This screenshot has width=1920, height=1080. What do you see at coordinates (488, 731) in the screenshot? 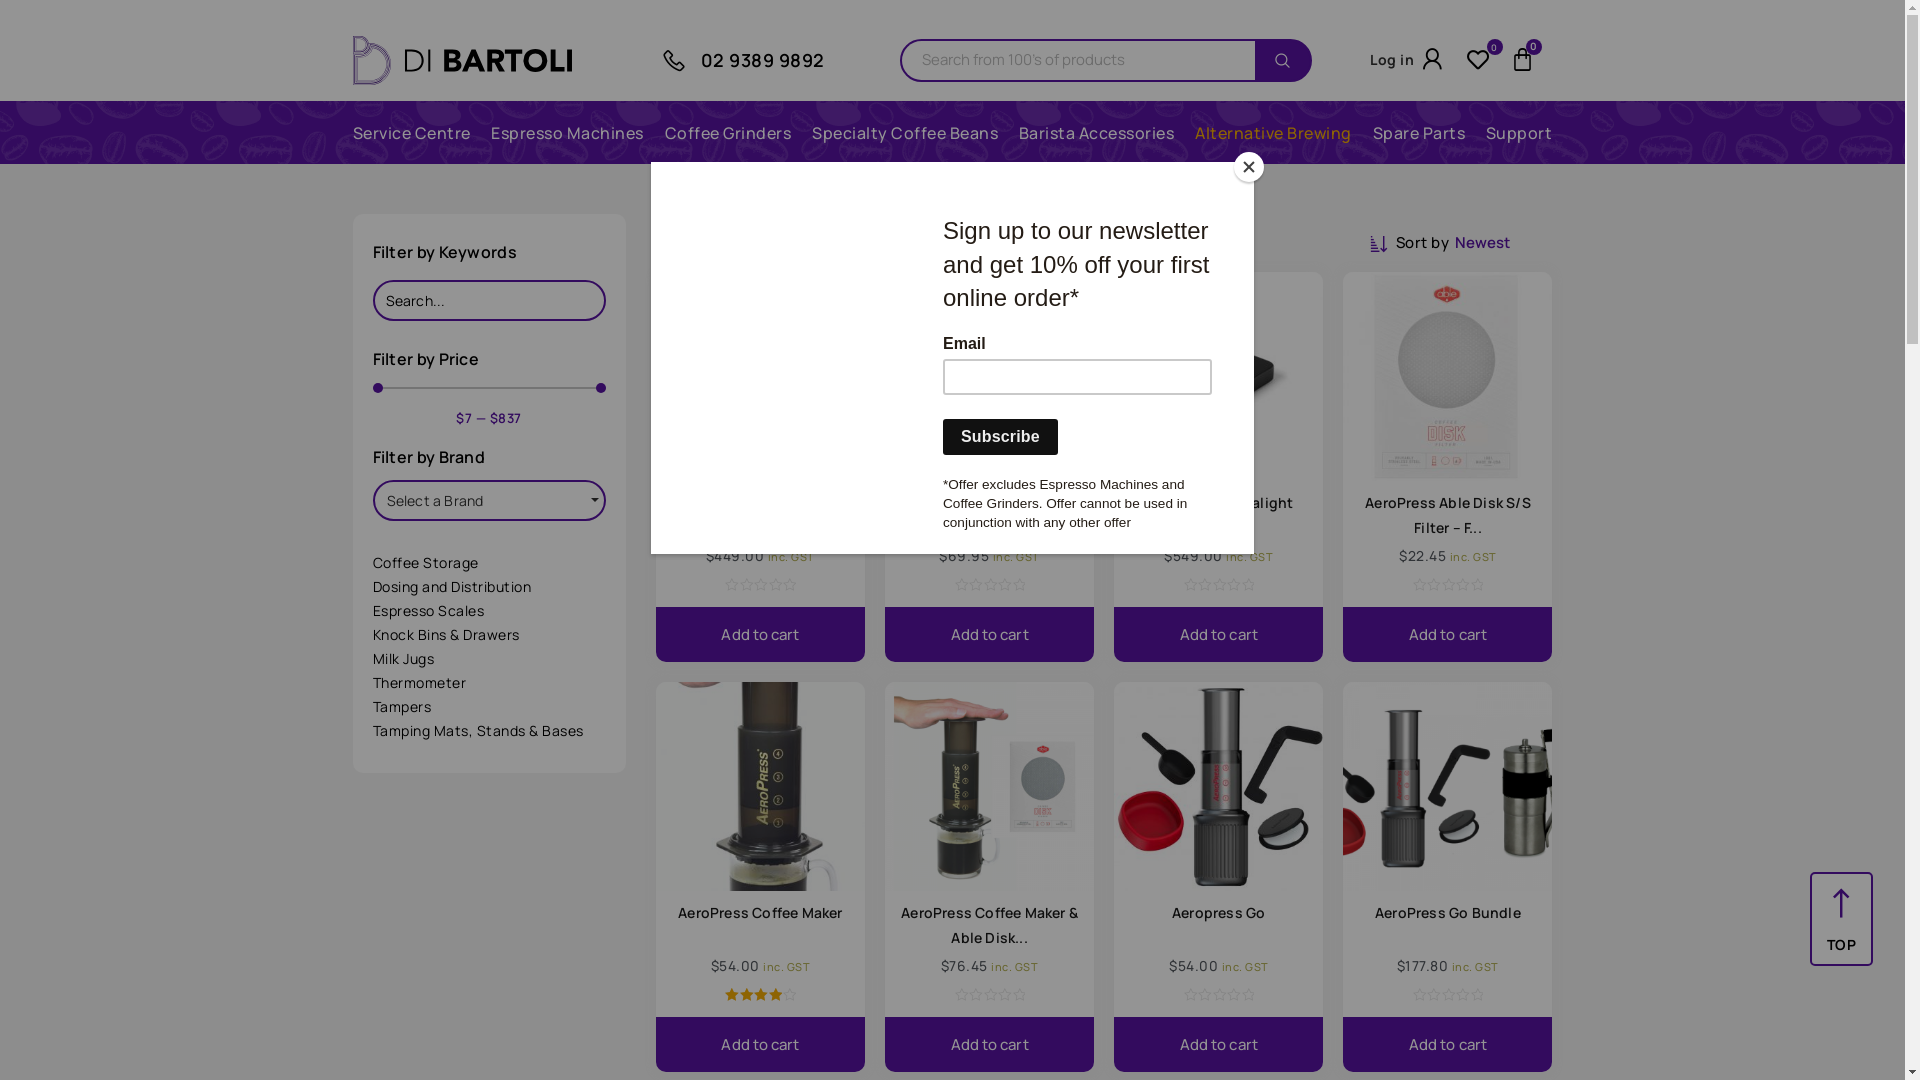
I see `'Tamping Mats, Stands & Bases'` at bounding box center [488, 731].